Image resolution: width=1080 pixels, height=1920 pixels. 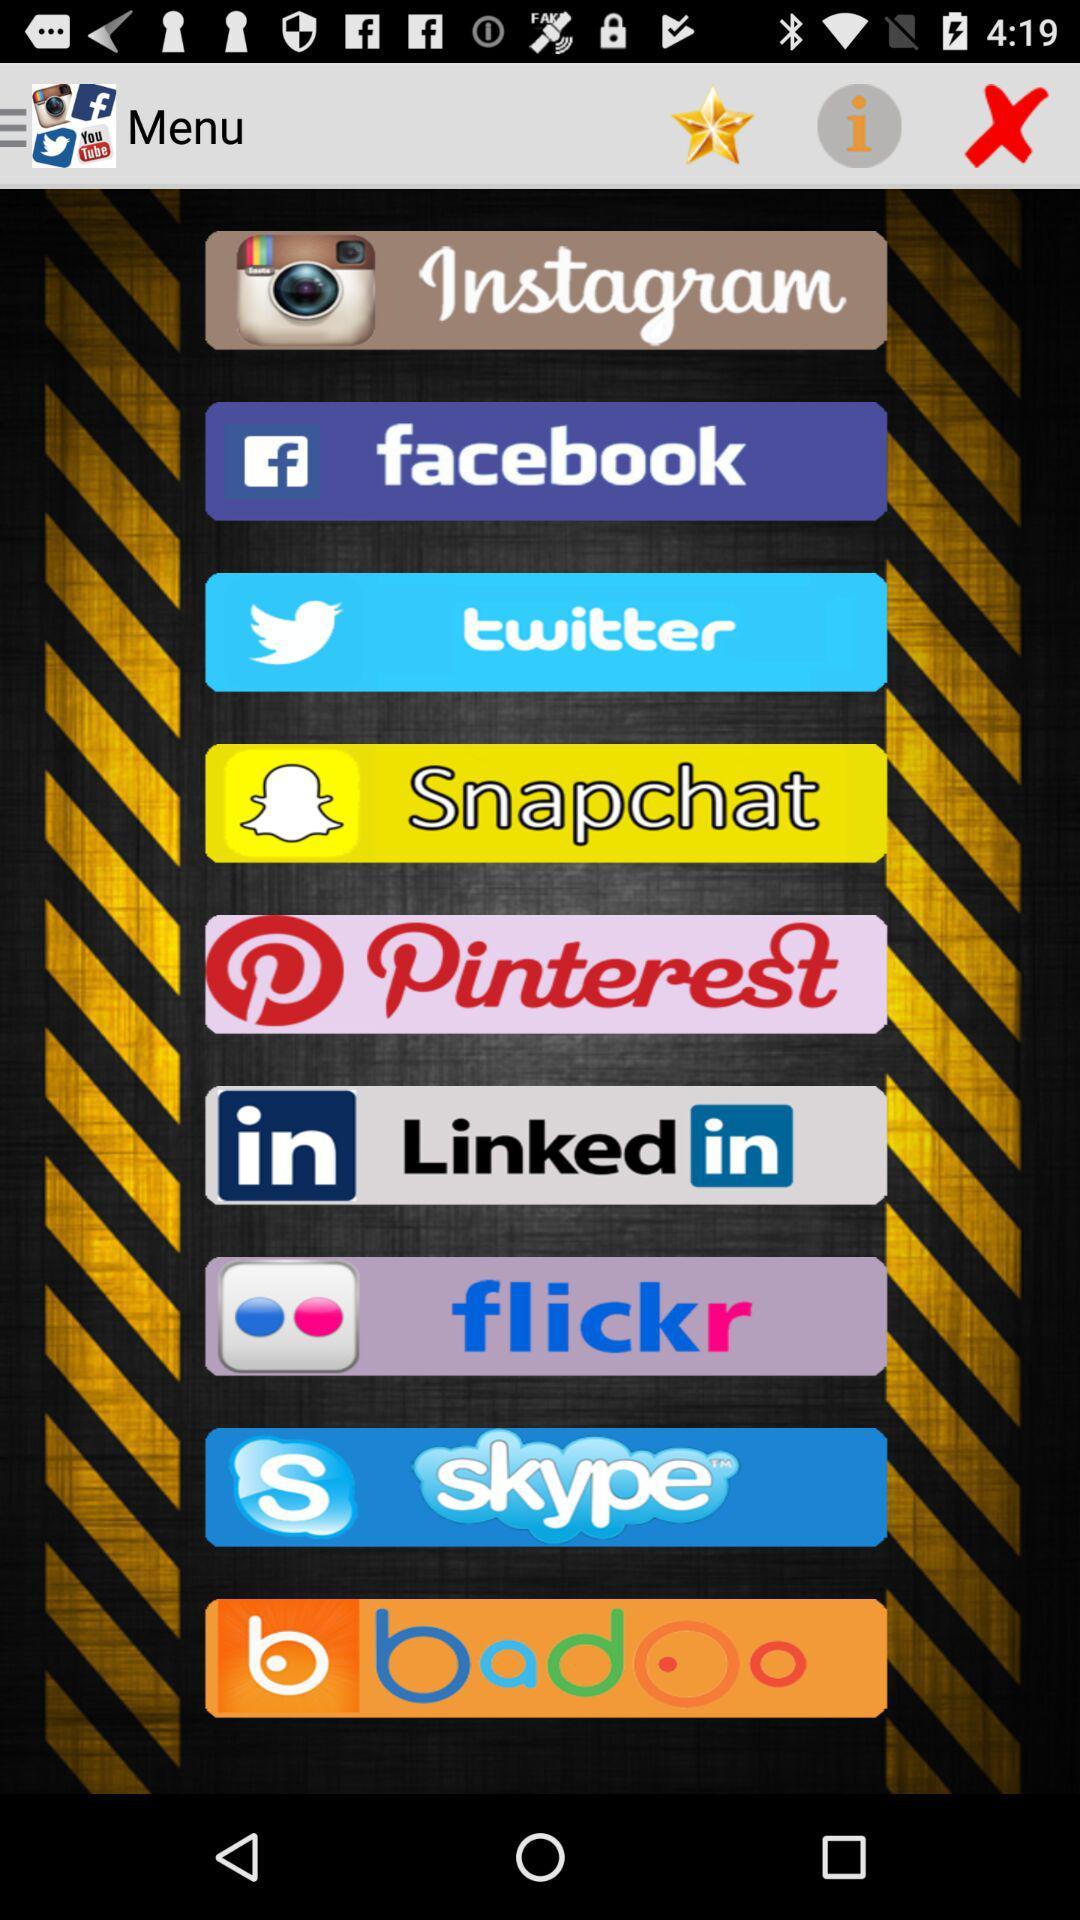 What do you see at coordinates (711, 124) in the screenshot?
I see `app to the right of the menu item` at bounding box center [711, 124].